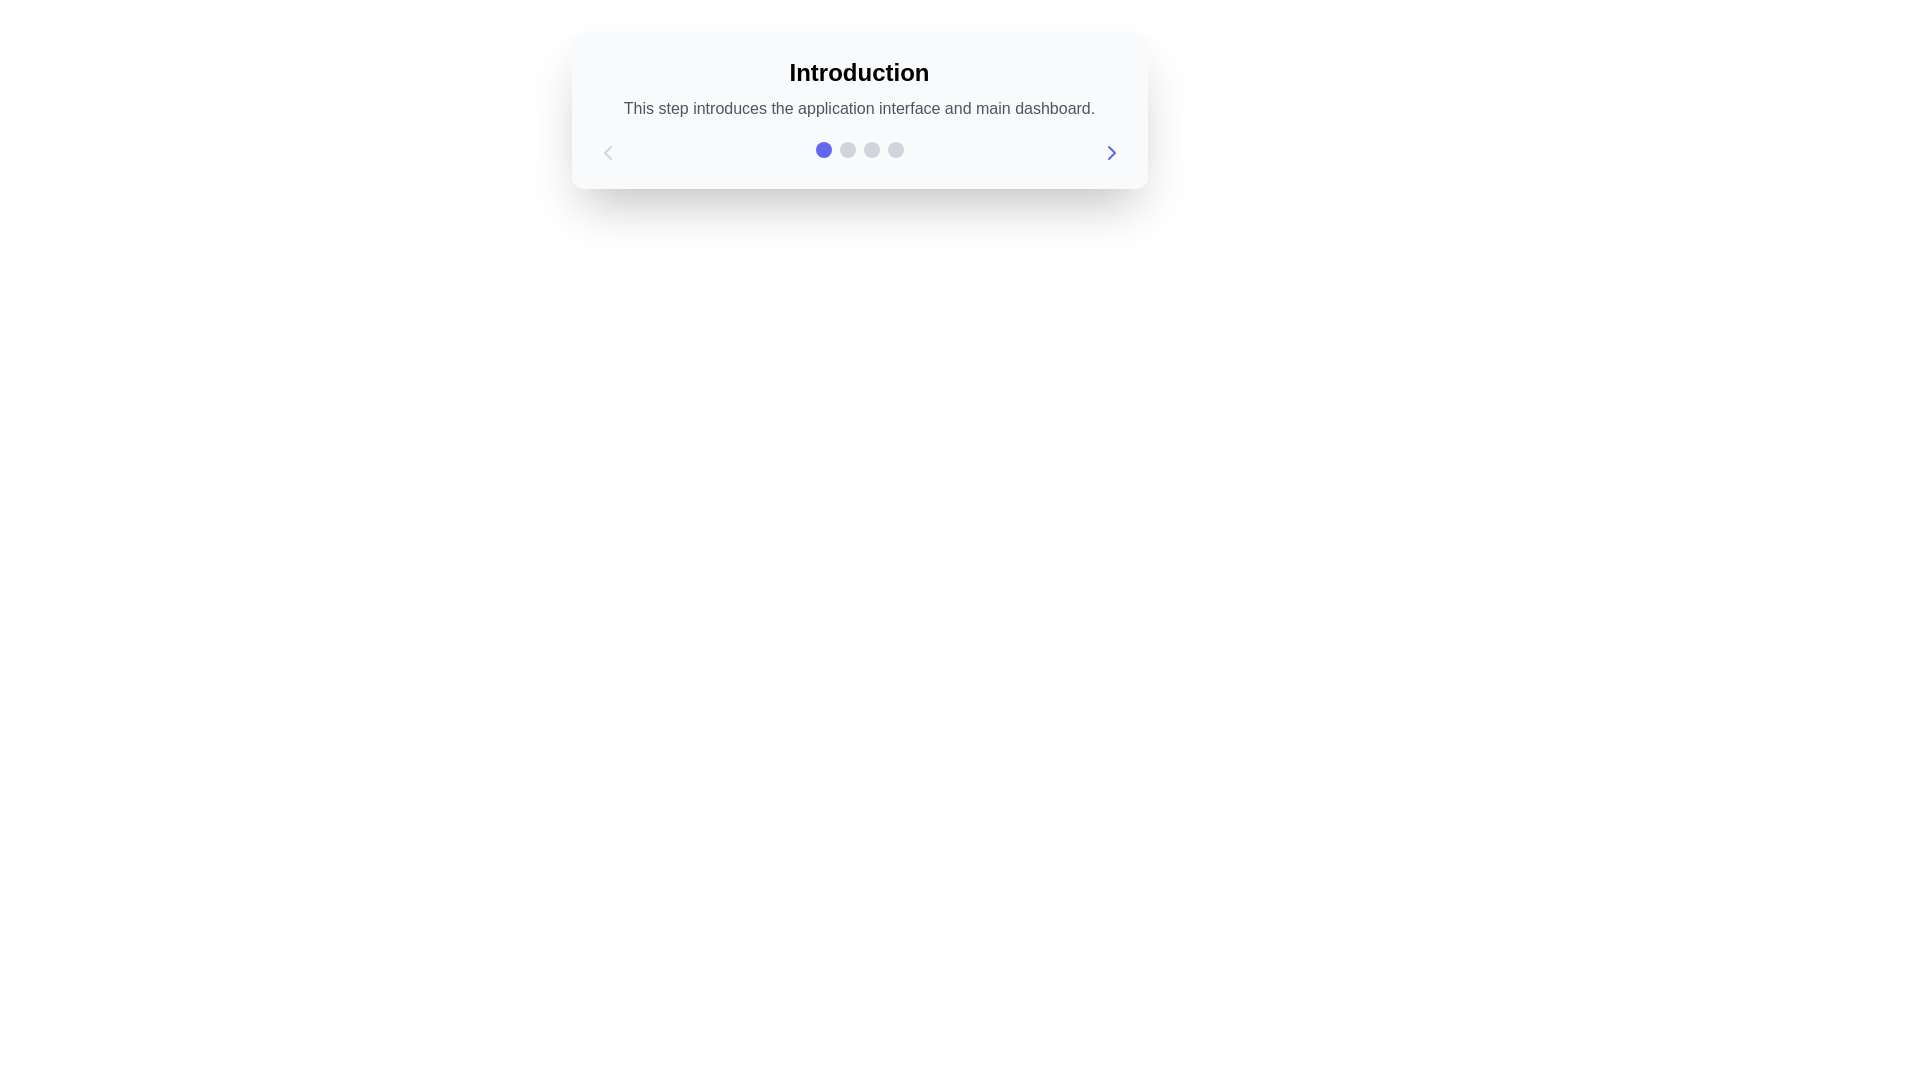 The height and width of the screenshot is (1080, 1920). I want to click on the third gray circular indicator in the row of step indicators within the 'Introduction' card, so click(871, 149).